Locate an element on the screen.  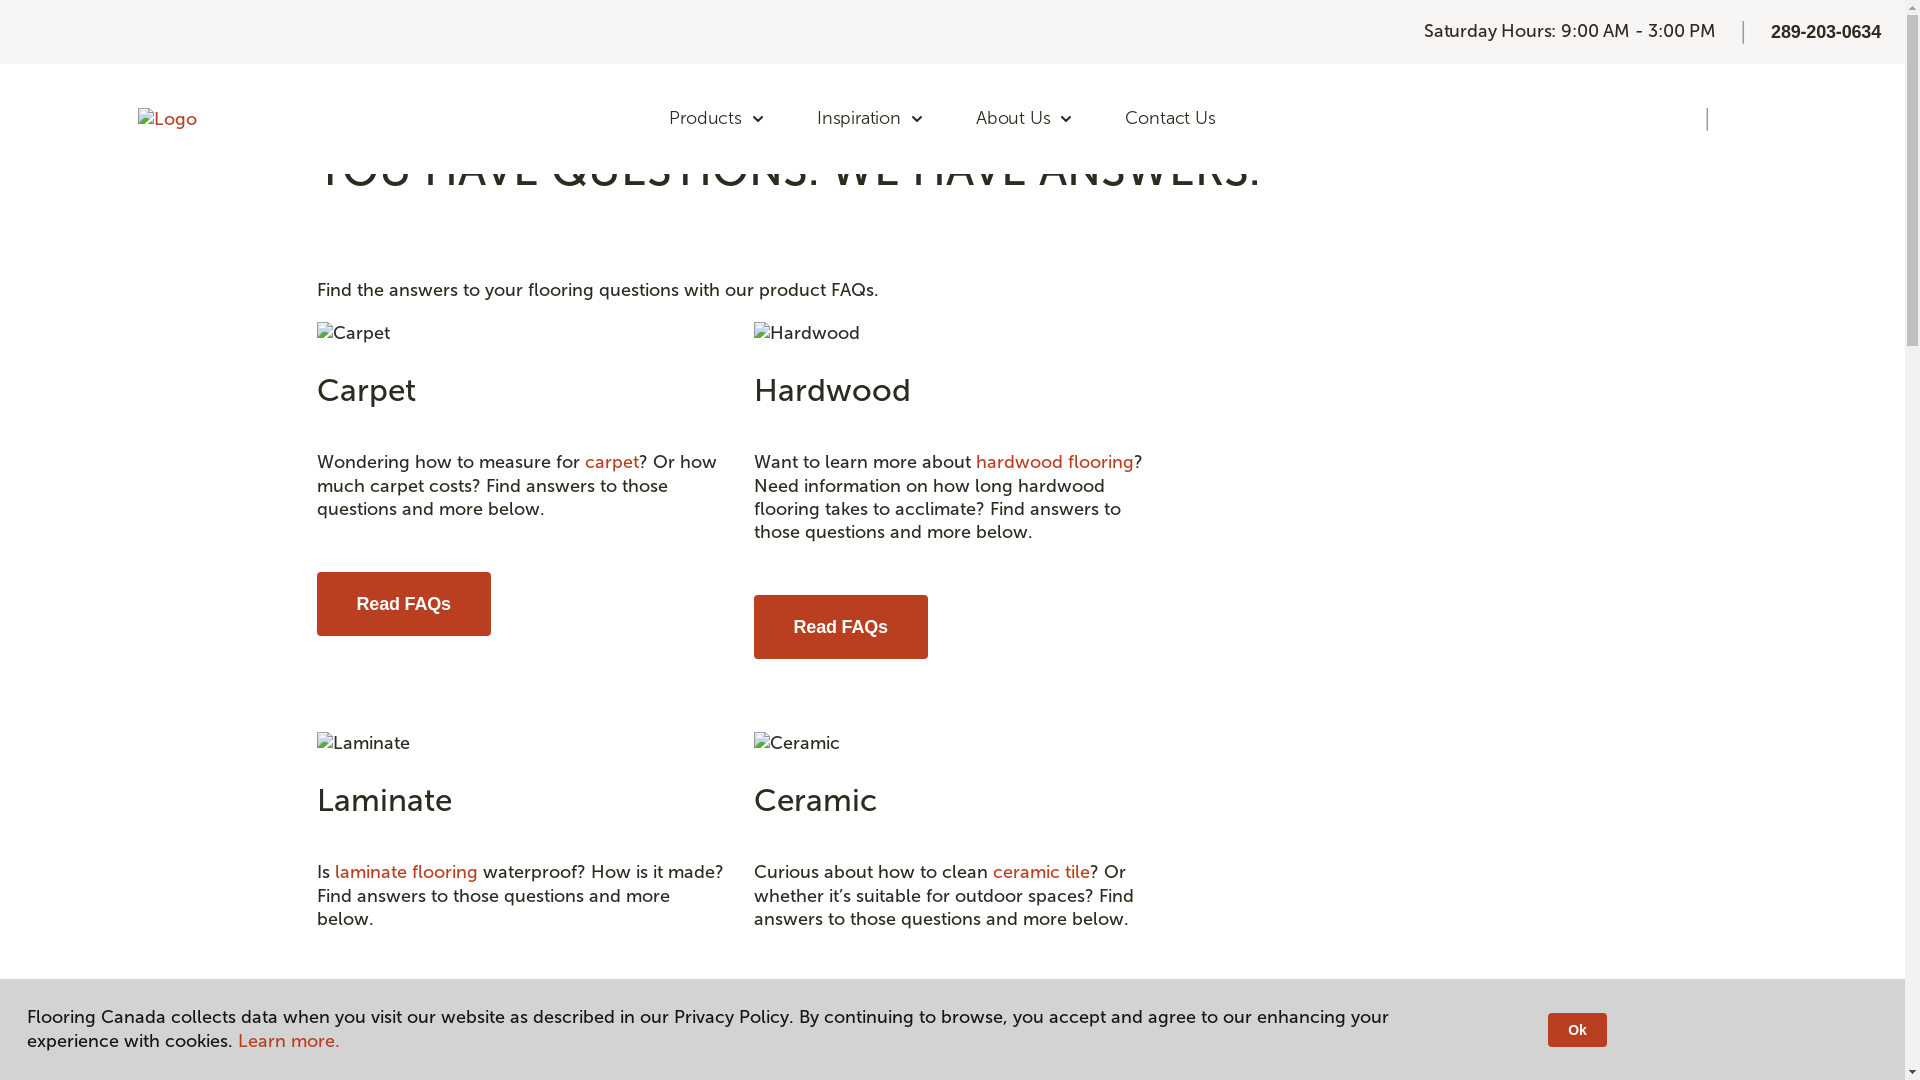
'About Us' is located at coordinates (1025, 119).